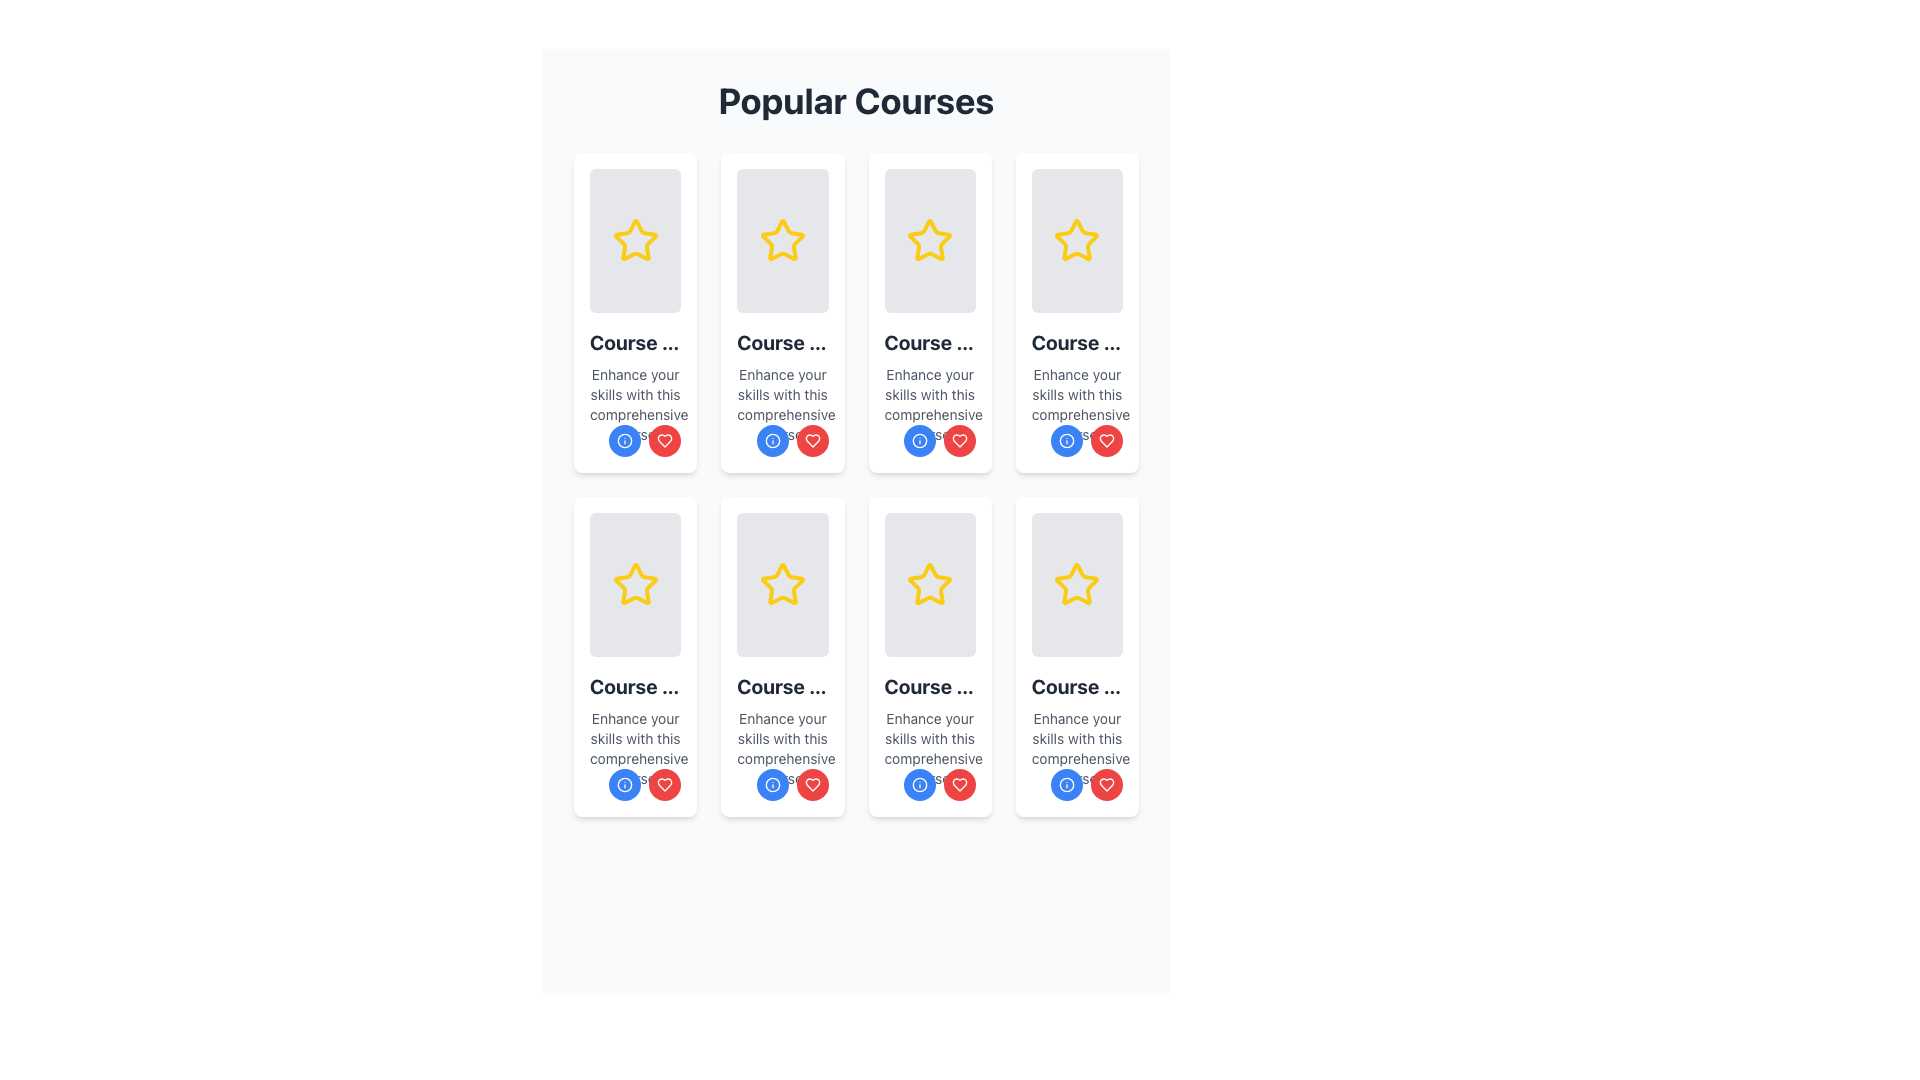 The width and height of the screenshot is (1920, 1080). What do you see at coordinates (918, 784) in the screenshot?
I see `the information icon button located in the bottom-left corner of the card in the second row and second column of the grid layout` at bounding box center [918, 784].